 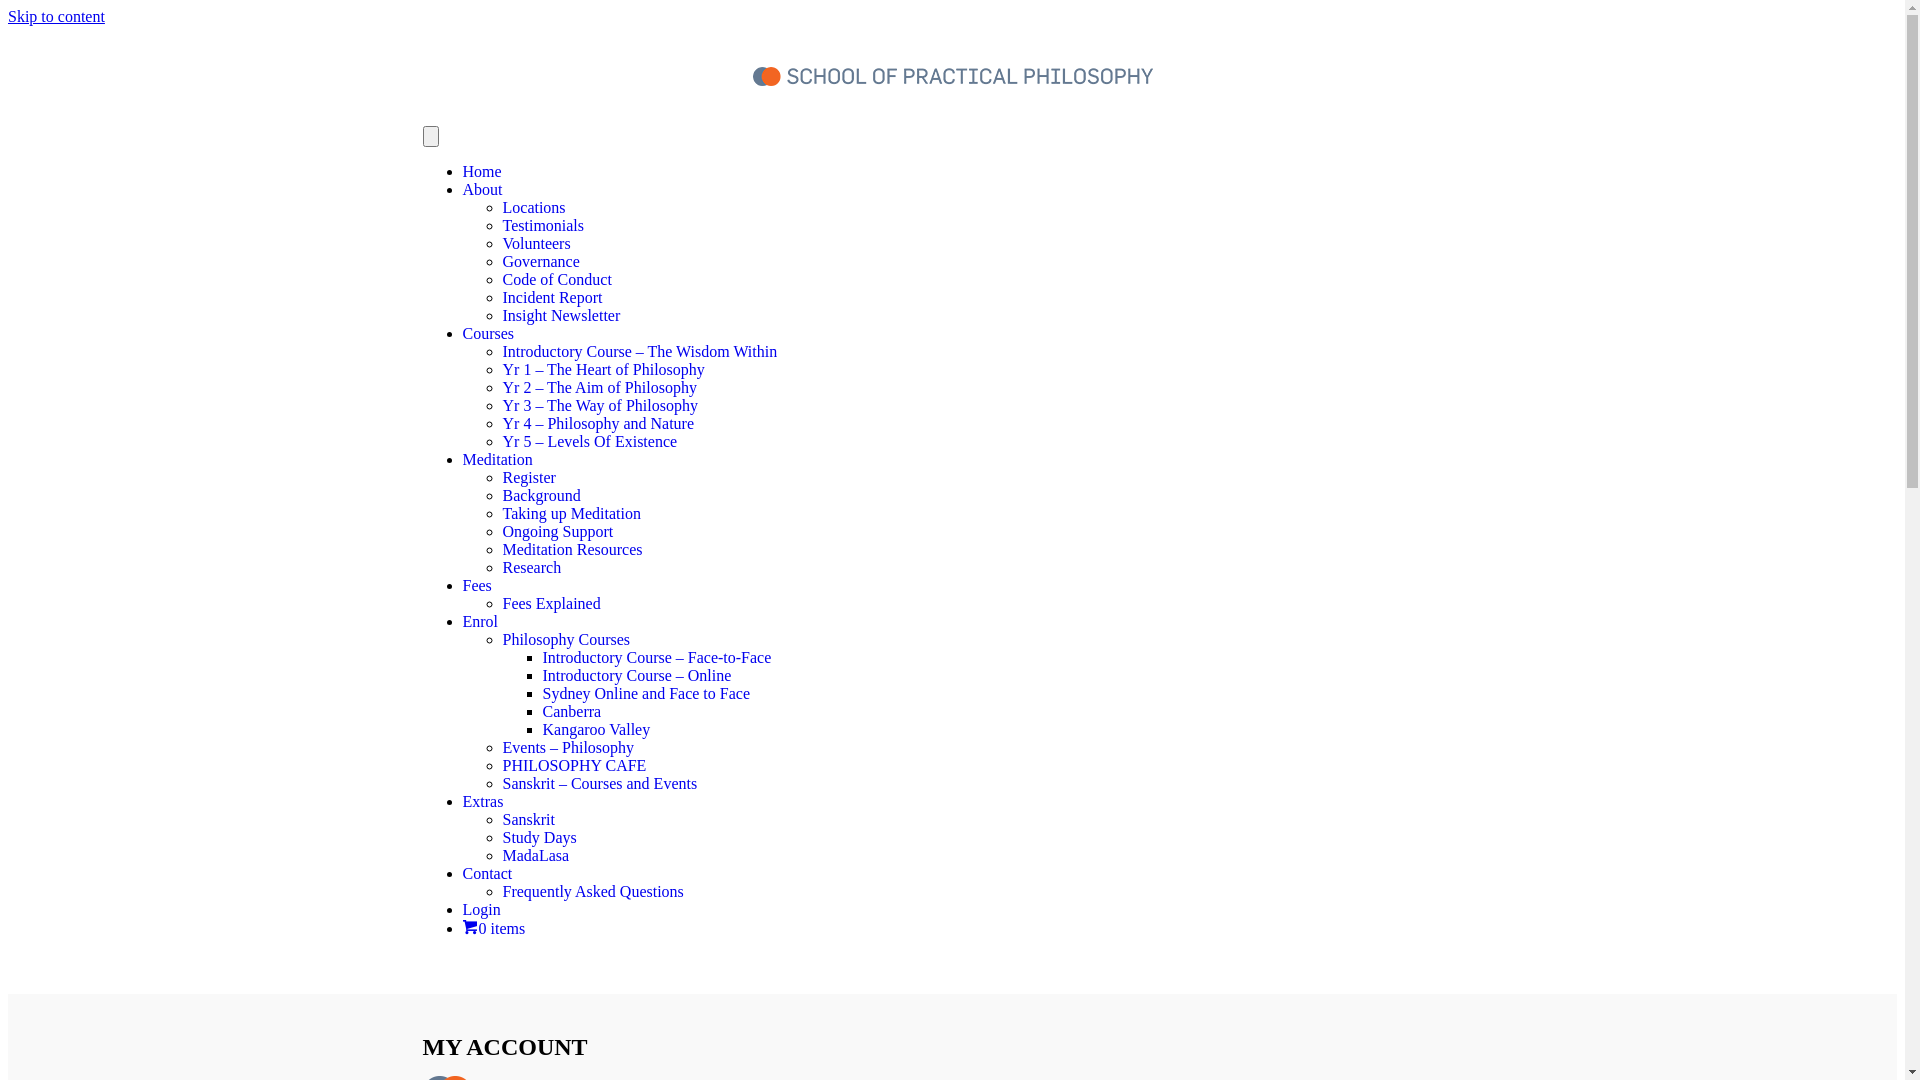 What do you see at coordinates (570, 549) in the screenshot?
I see `'Meditation Resources'` at bounding box center [570, 549].